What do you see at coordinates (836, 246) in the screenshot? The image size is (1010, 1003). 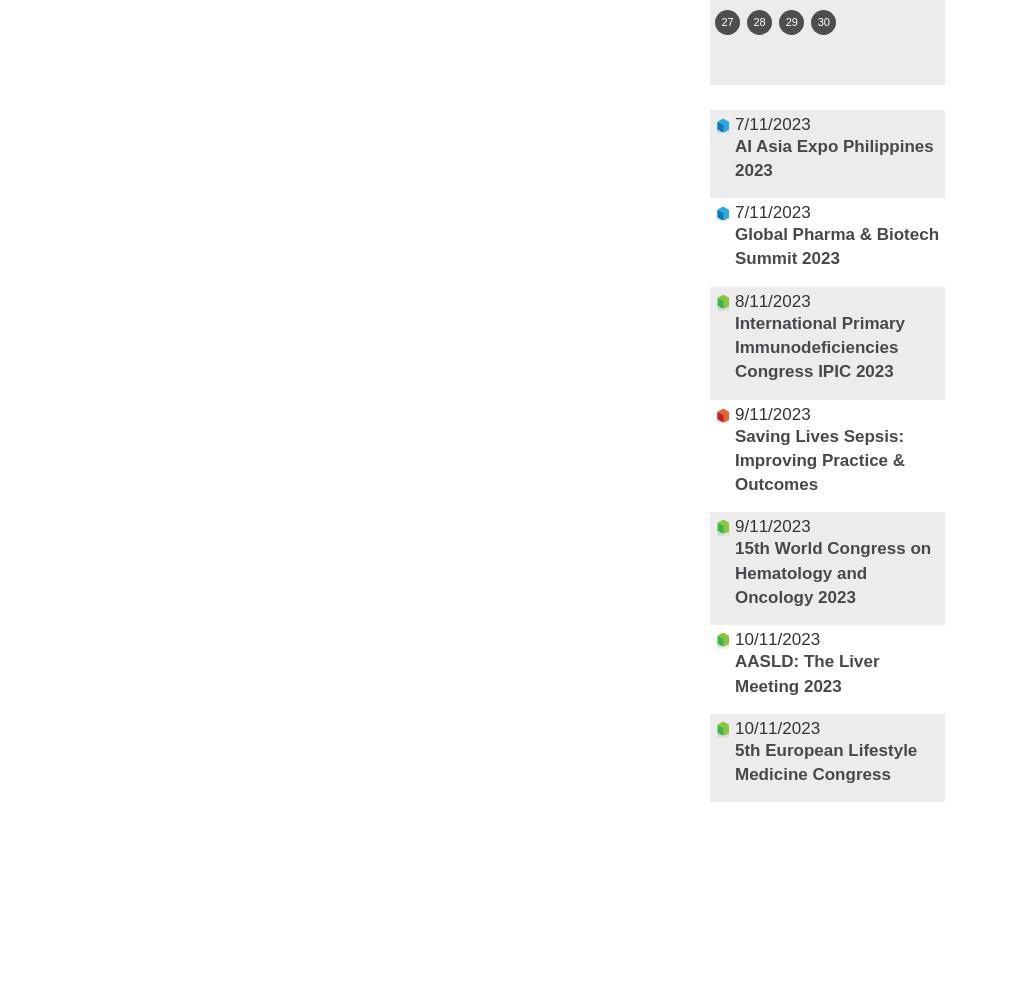 I see `'Global Pharma & Biotech Summit 2023'` at bounding box center [836, 246].